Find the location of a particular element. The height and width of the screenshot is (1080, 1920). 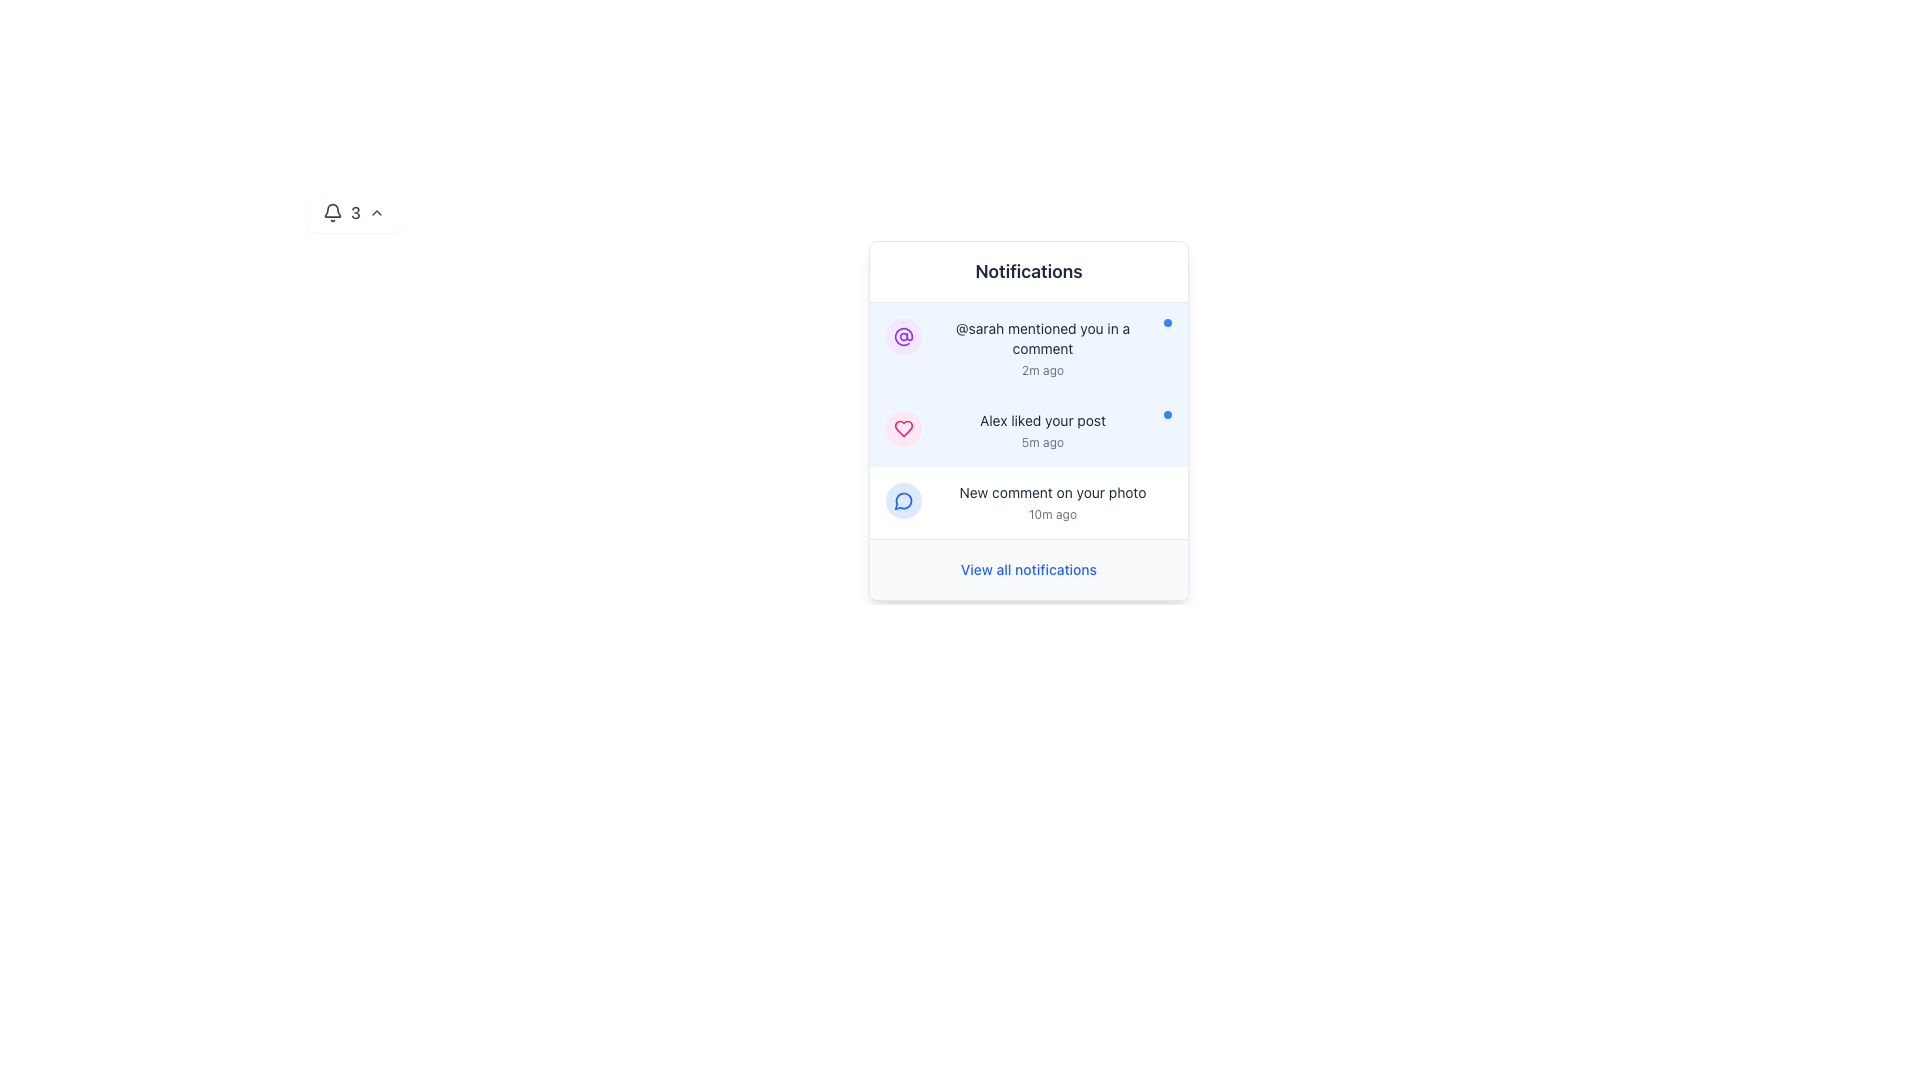

the button located at the bottom center of the notifications pop-up is located at coordinates (1028, 570).